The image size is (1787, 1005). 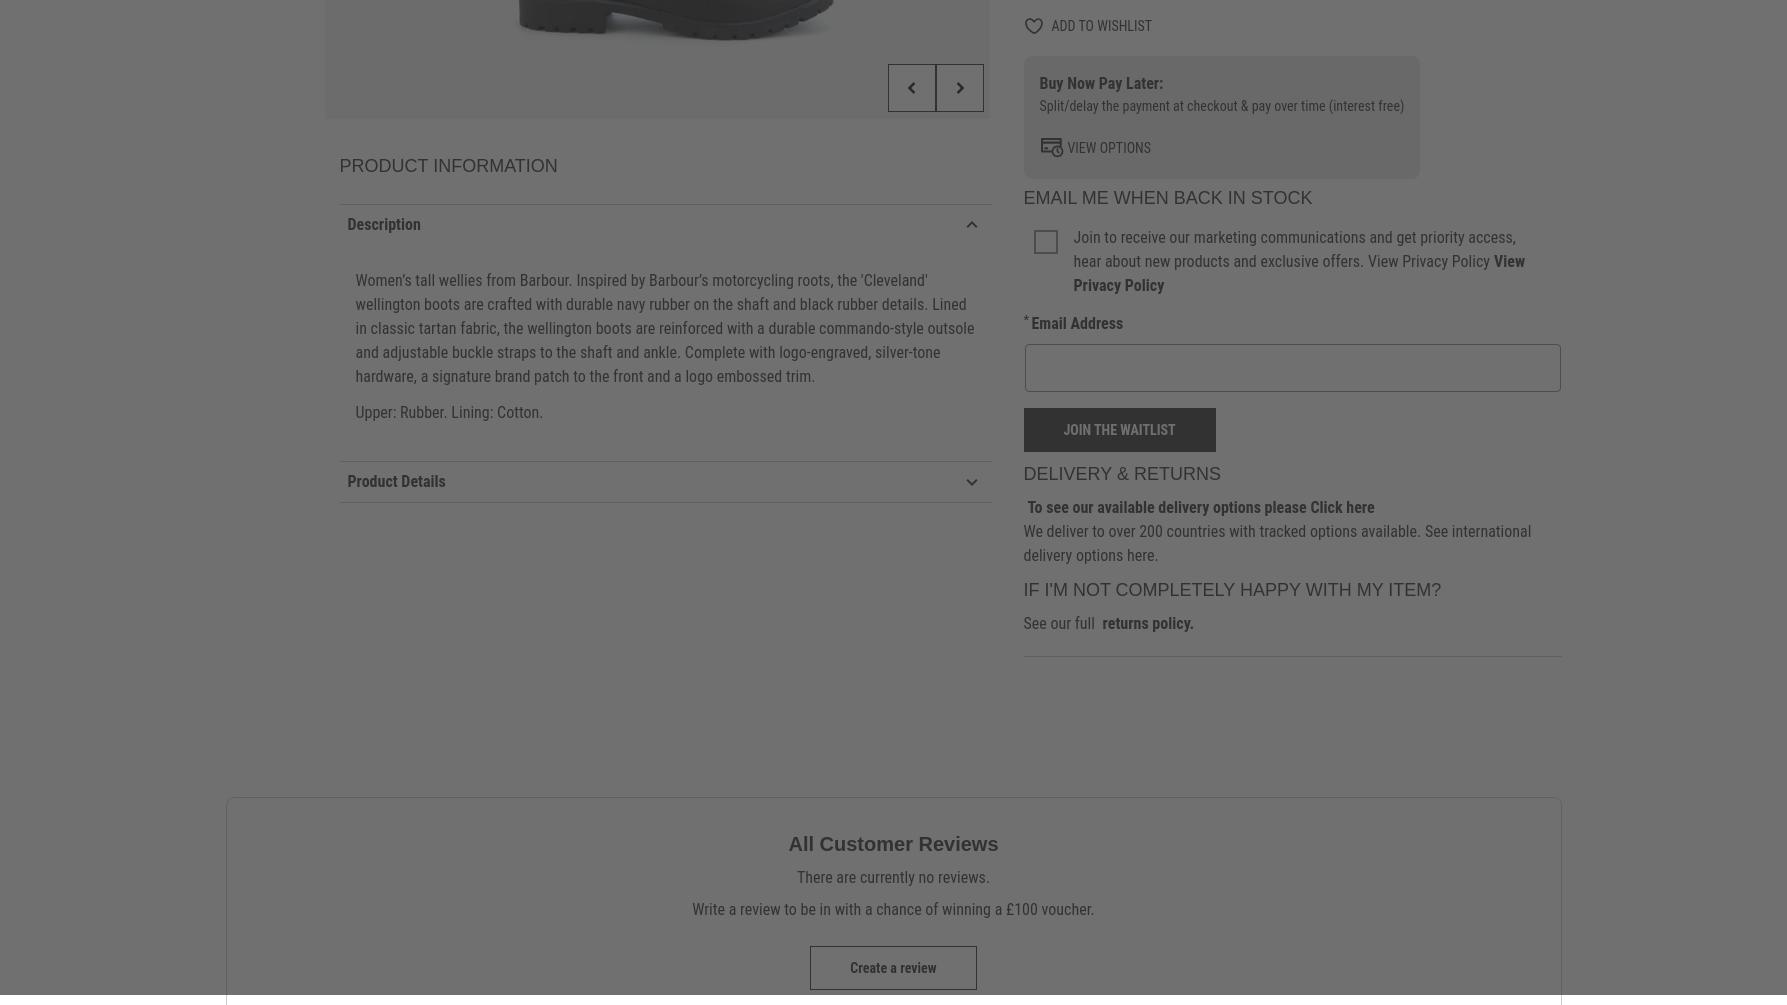 I want to click on 'Add to wishlist', so click(x=1101, y=26).